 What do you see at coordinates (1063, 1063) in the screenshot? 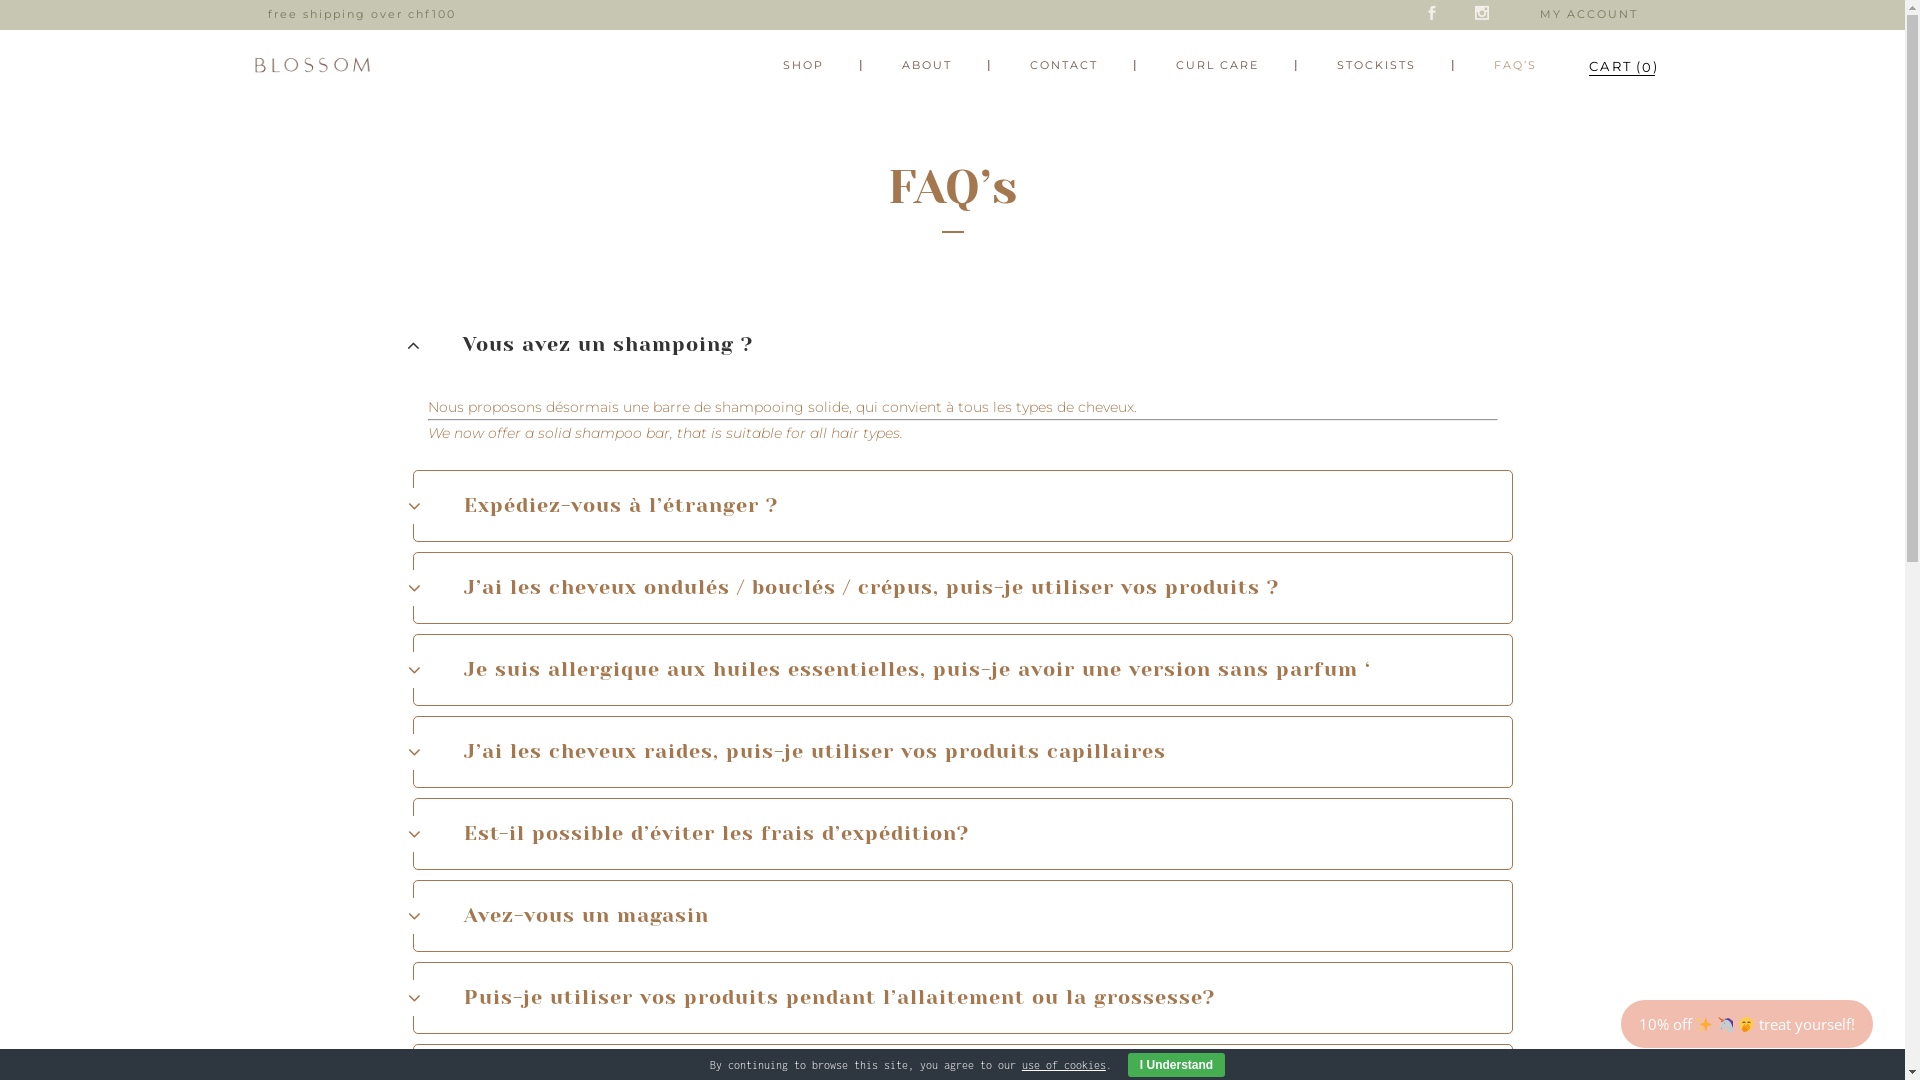
I see `'use of cookies'` at bounding box center [1063, 1063].